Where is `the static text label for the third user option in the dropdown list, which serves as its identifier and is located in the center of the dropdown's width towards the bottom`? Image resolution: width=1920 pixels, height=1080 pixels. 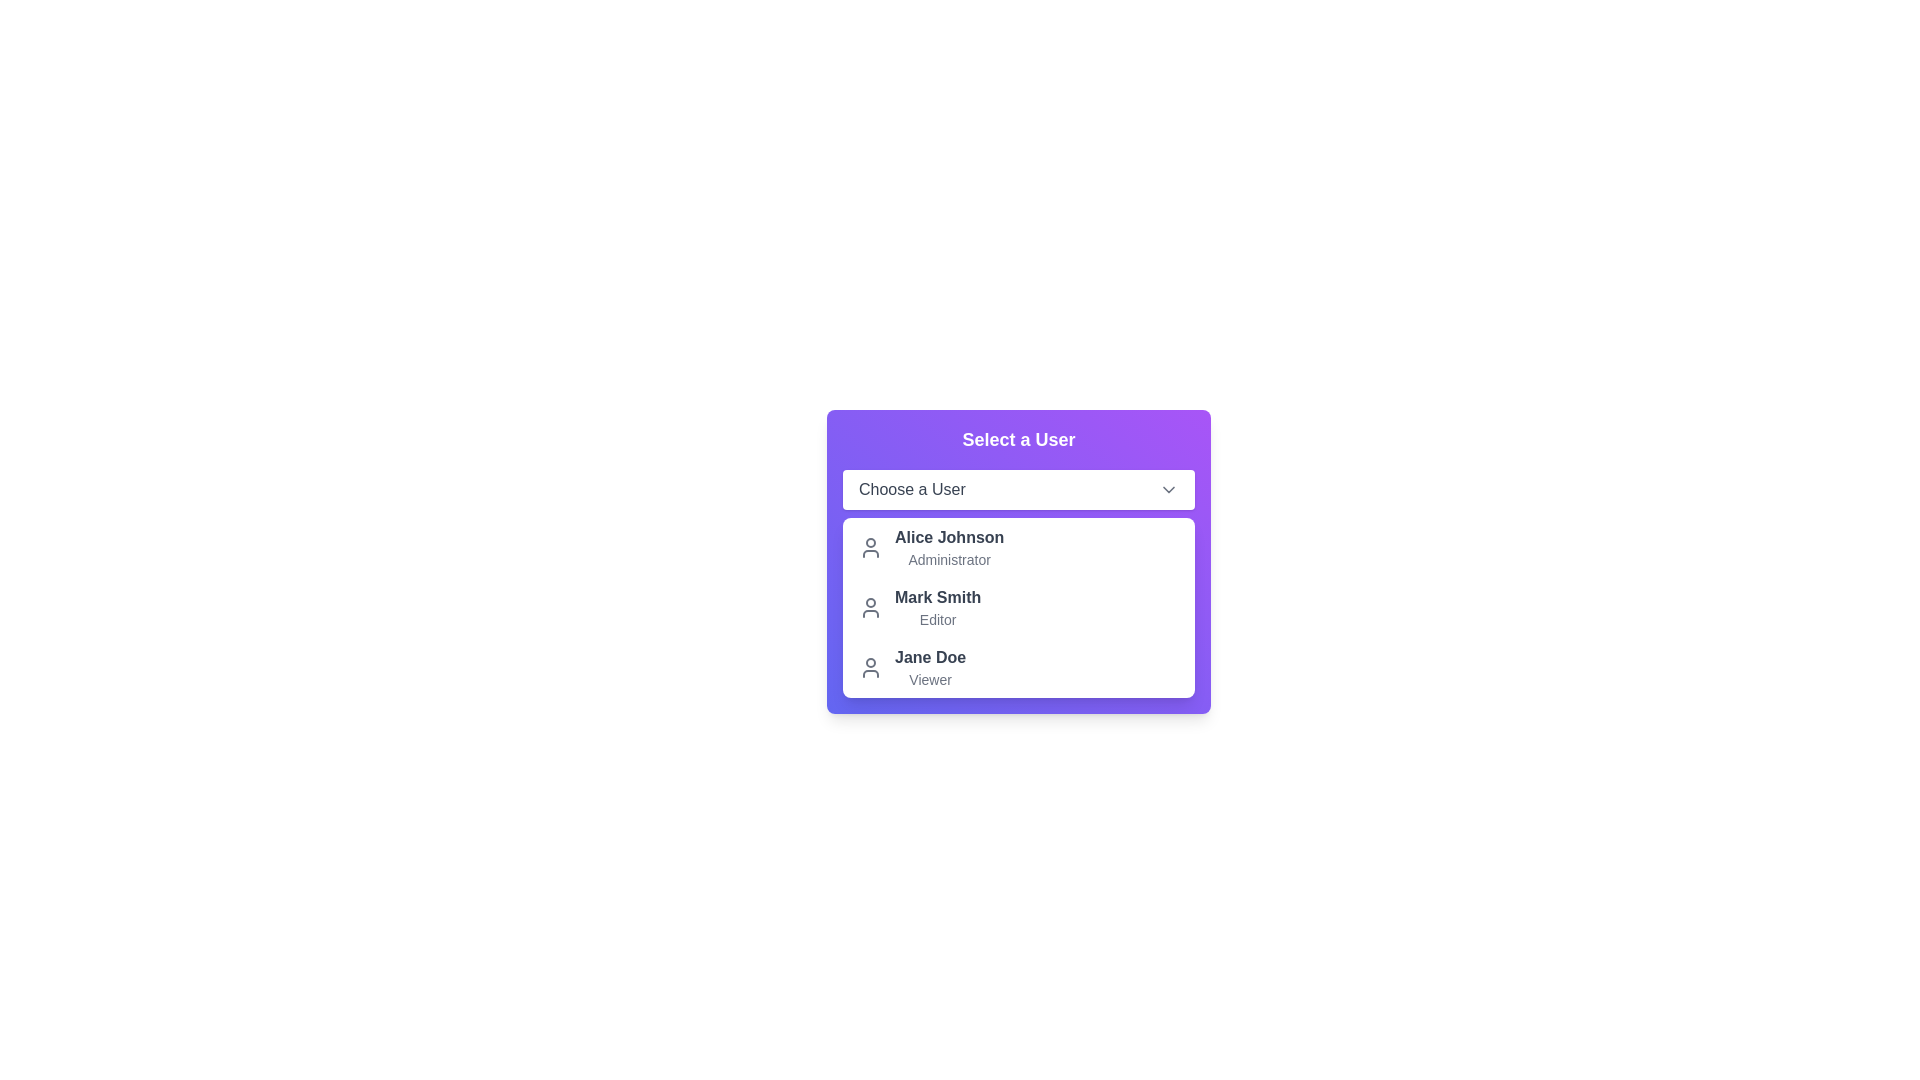 the static text label for the third user option in the dropdown list, which serves as its identifier and is located in the center of the dropdown's width towards the bottom is located at coordinates (929, 658).